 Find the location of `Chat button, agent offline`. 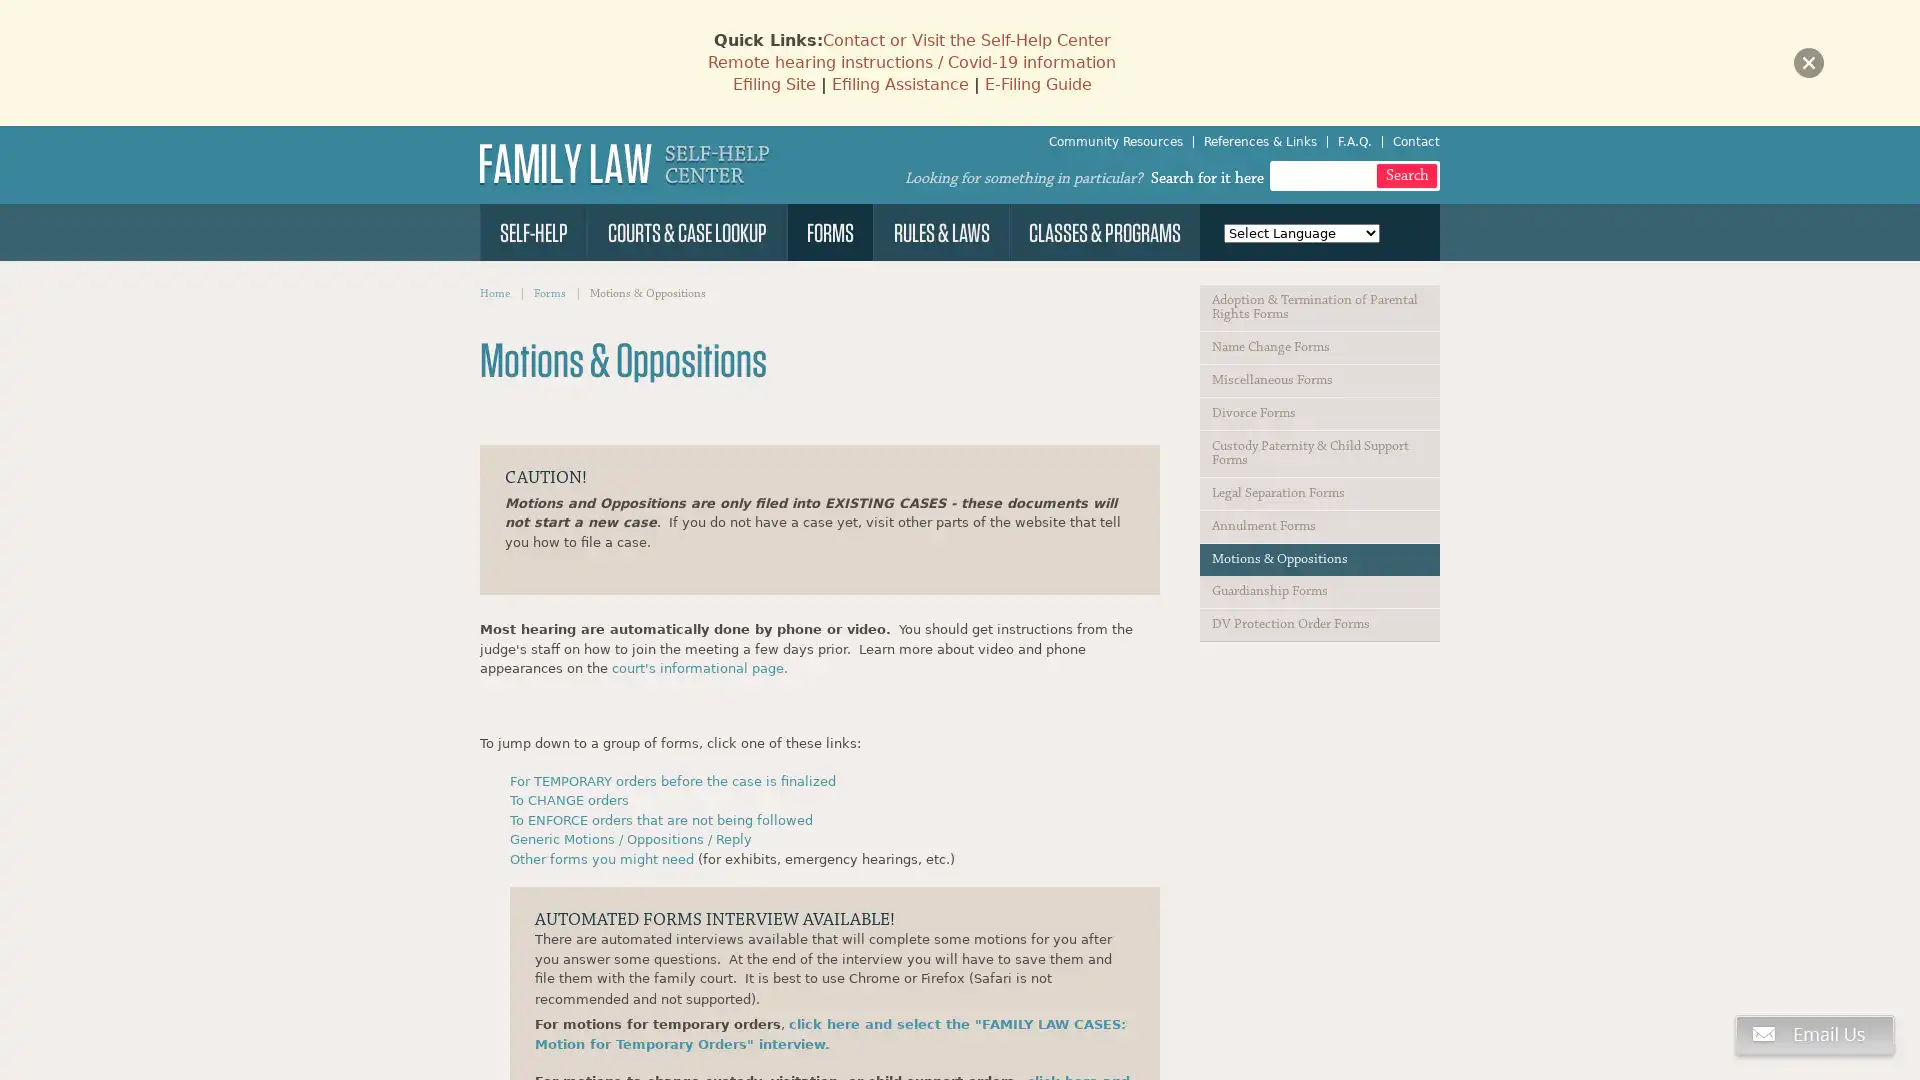

Chat button, agent offline is located at coordinates (1814, 1068).